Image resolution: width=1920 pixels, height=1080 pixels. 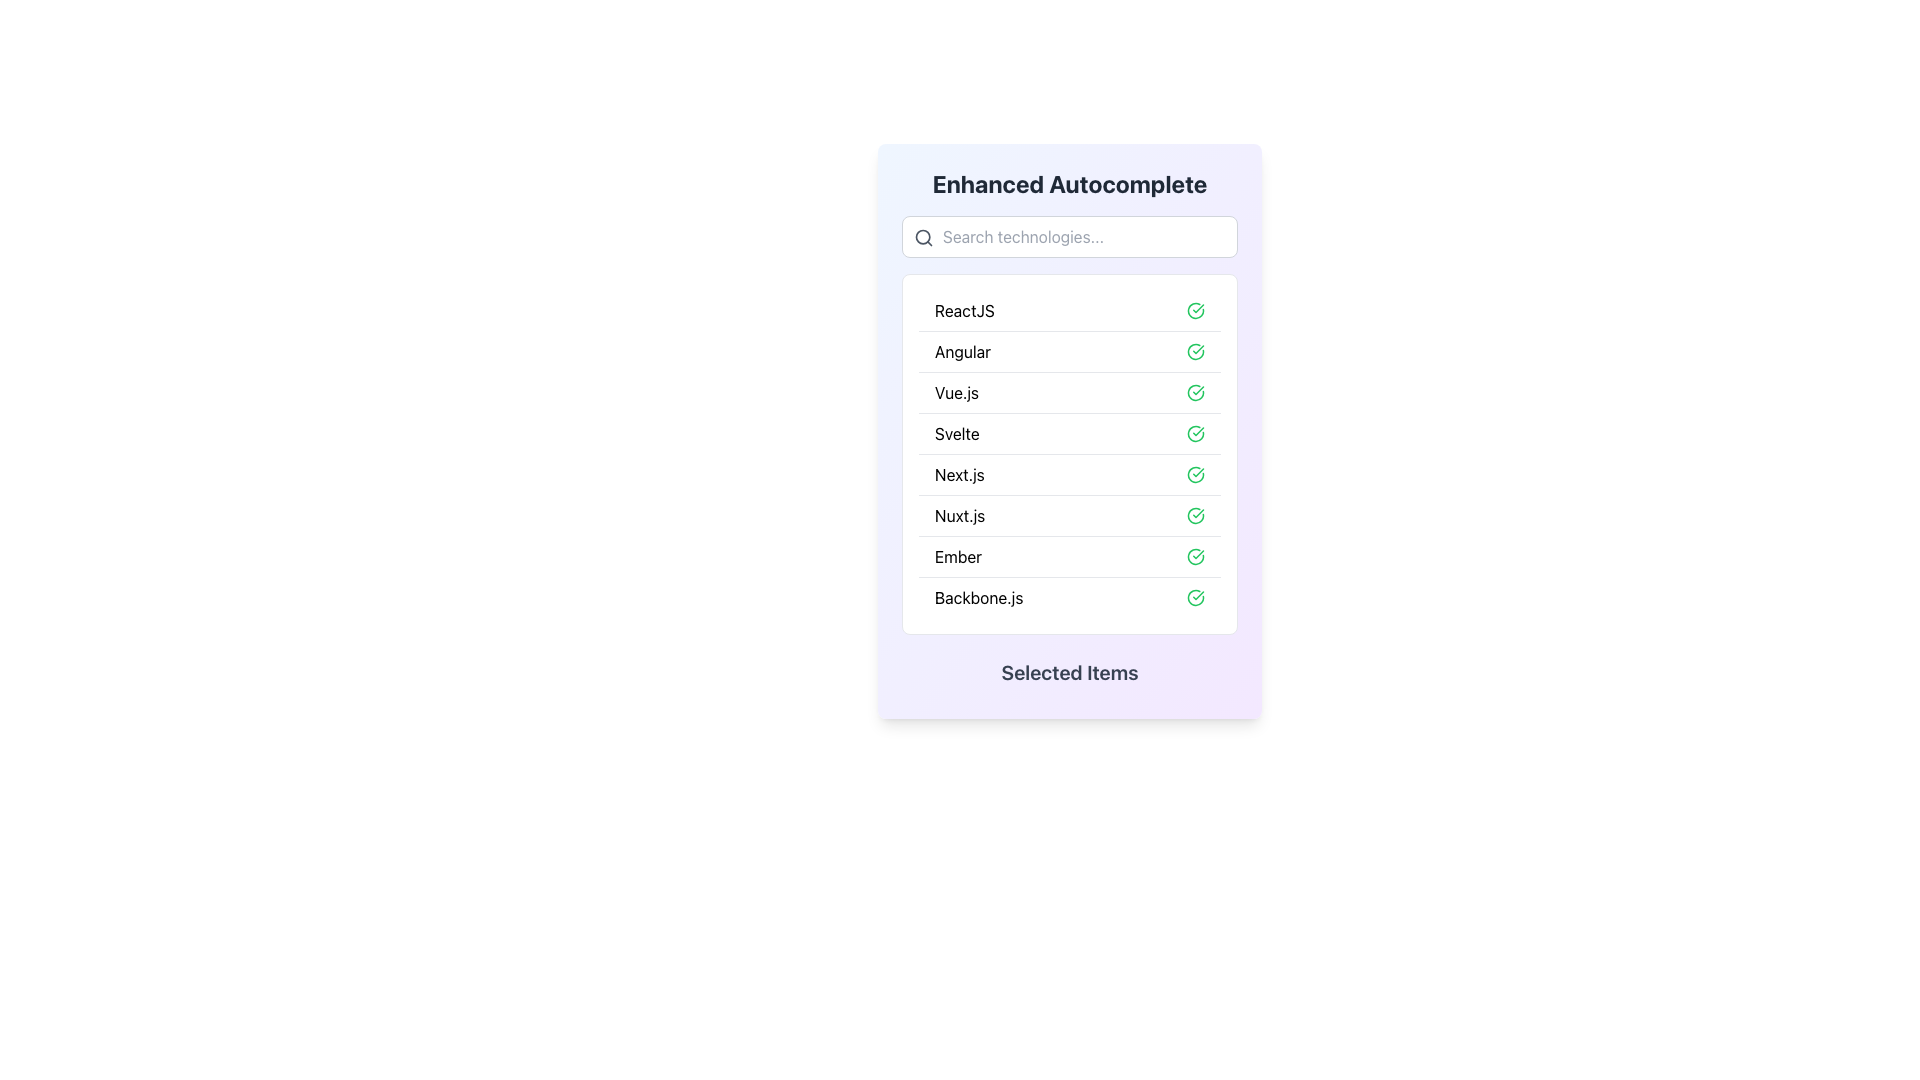 I want to click on the text label displaying 'Svelte' located in the fourth row of the 'Enhanced Autocomplete' box, adjacent to an action or status indicator icon, so click(x=956, y=433).